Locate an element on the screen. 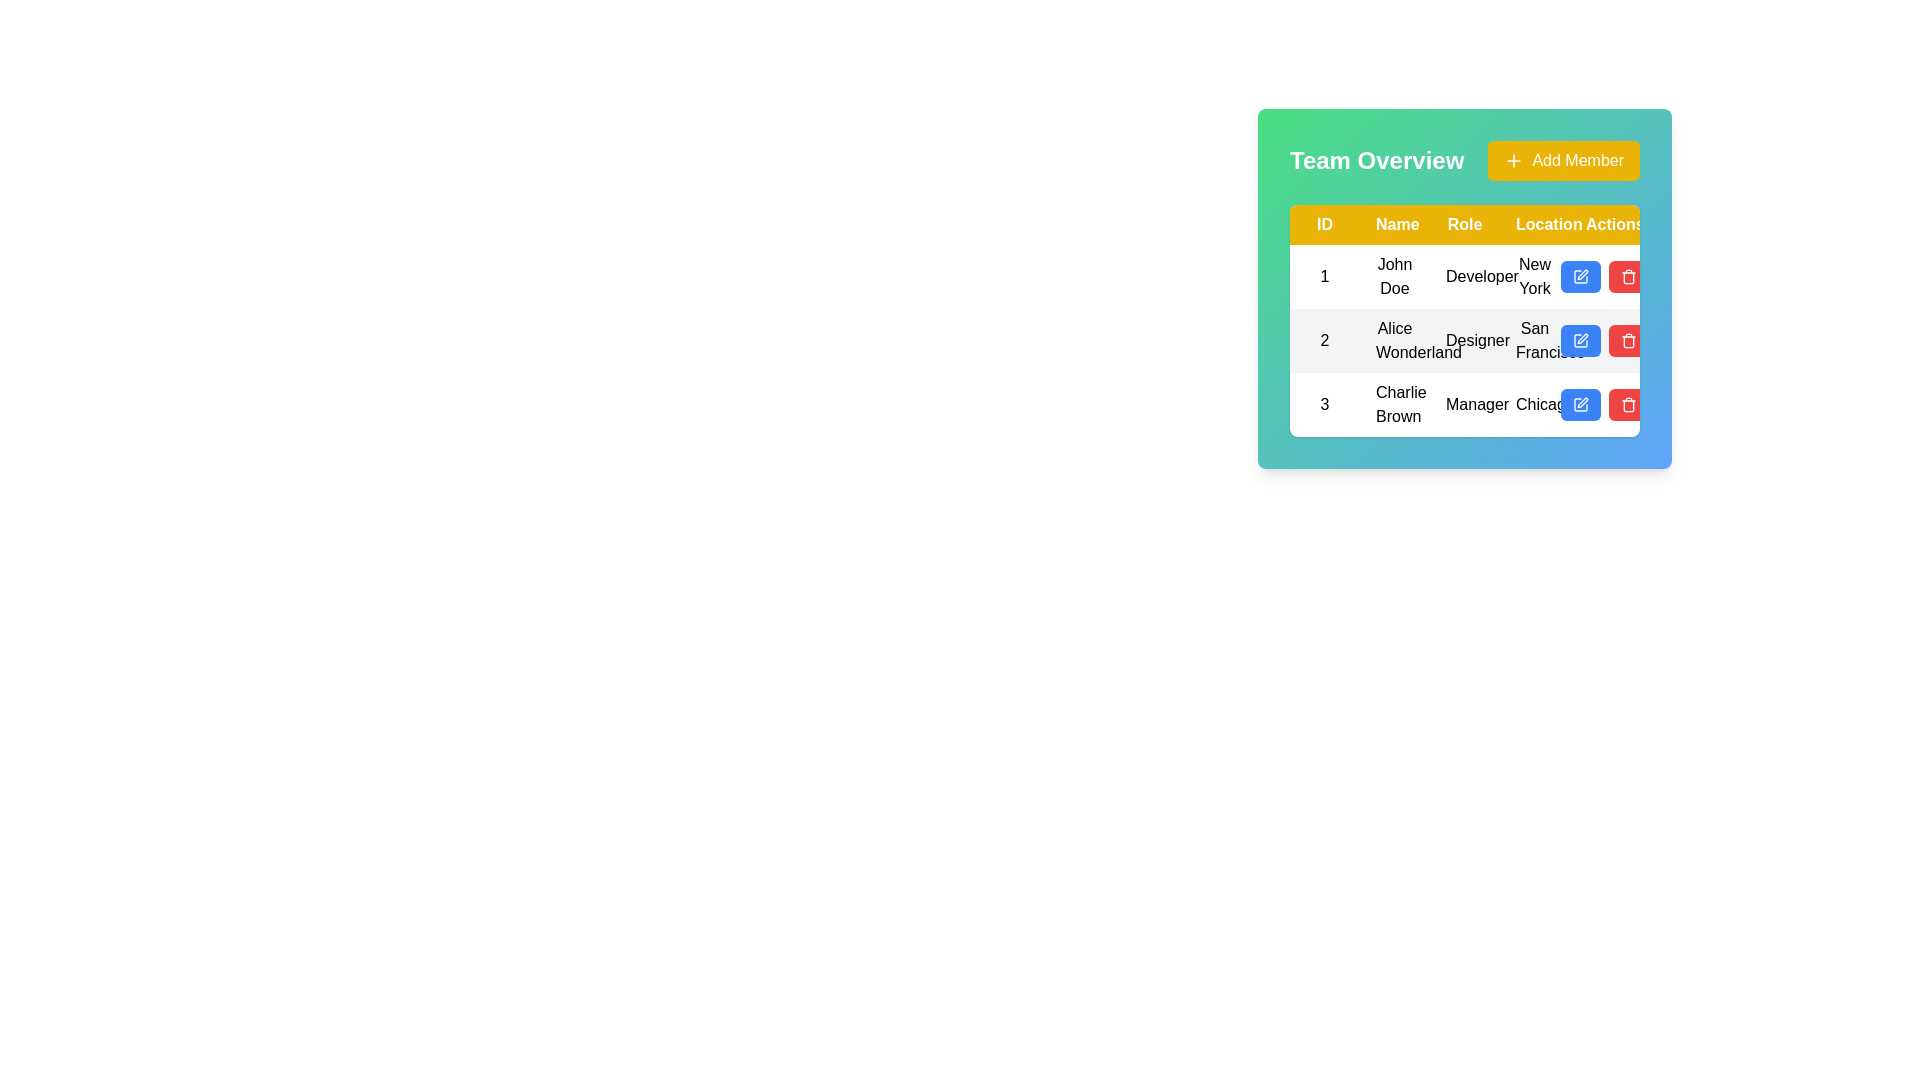 This screenshot has width=1920, height=1080. the text label 'Alice Wonderland' in the second column of the second row within the team members table is located at coordinates (1394, 339).